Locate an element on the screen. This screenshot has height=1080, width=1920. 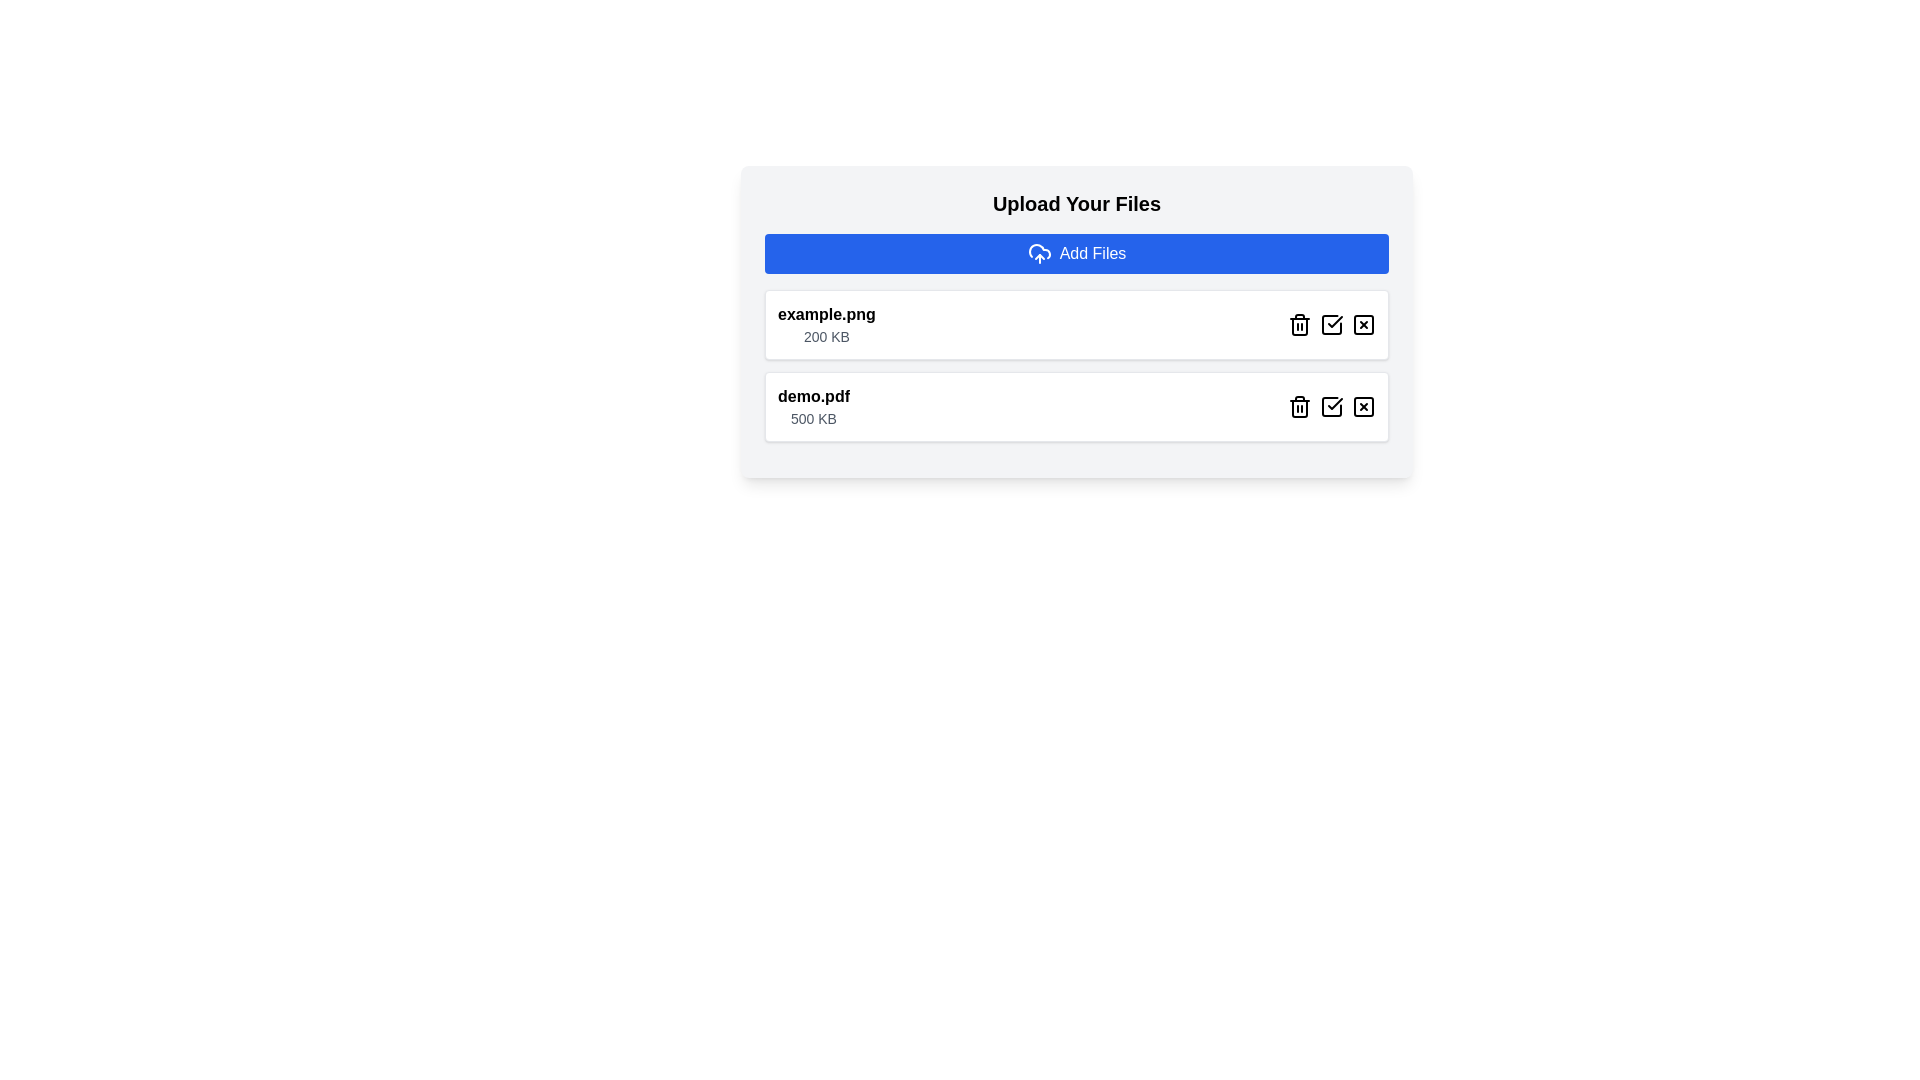
the text label displaying 'example.png' is located at coordinates (826, 315).